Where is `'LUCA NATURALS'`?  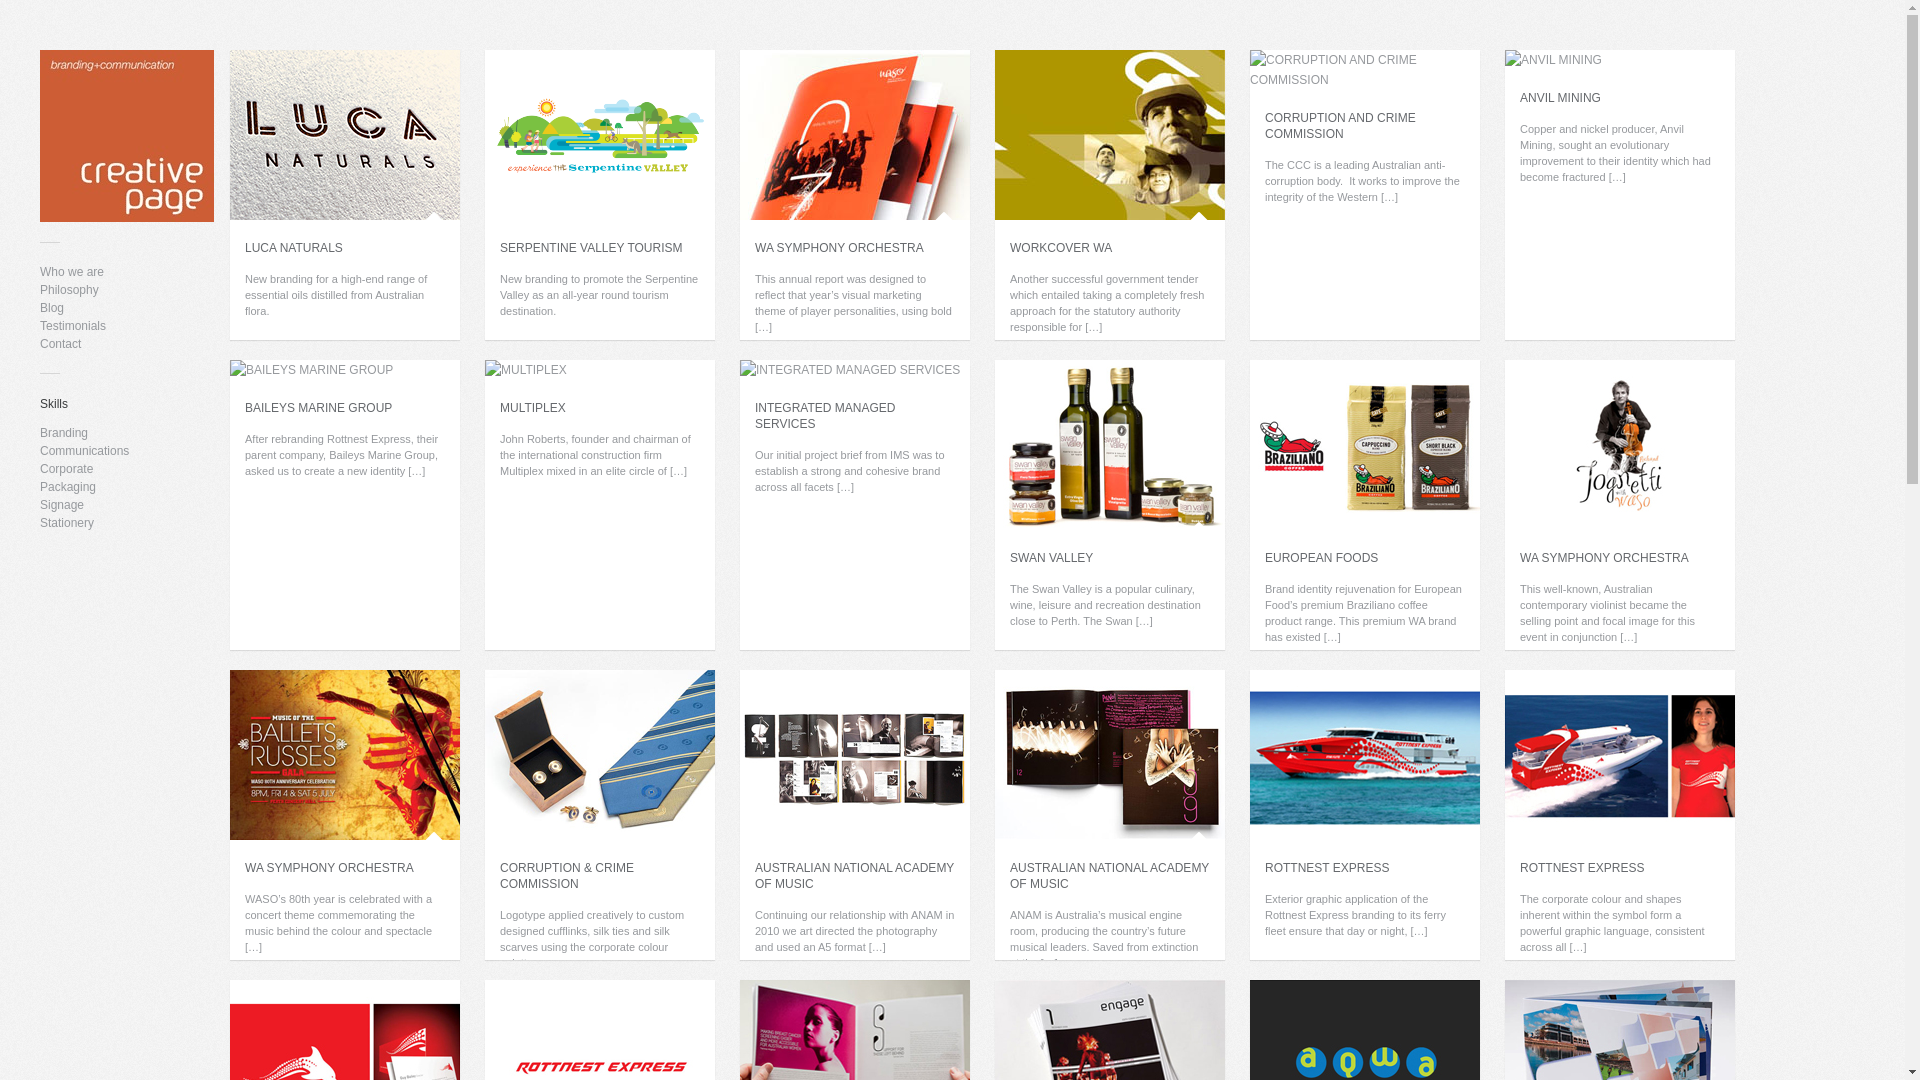
'LUCA NATURALS' is located at coordinates (345, 135).